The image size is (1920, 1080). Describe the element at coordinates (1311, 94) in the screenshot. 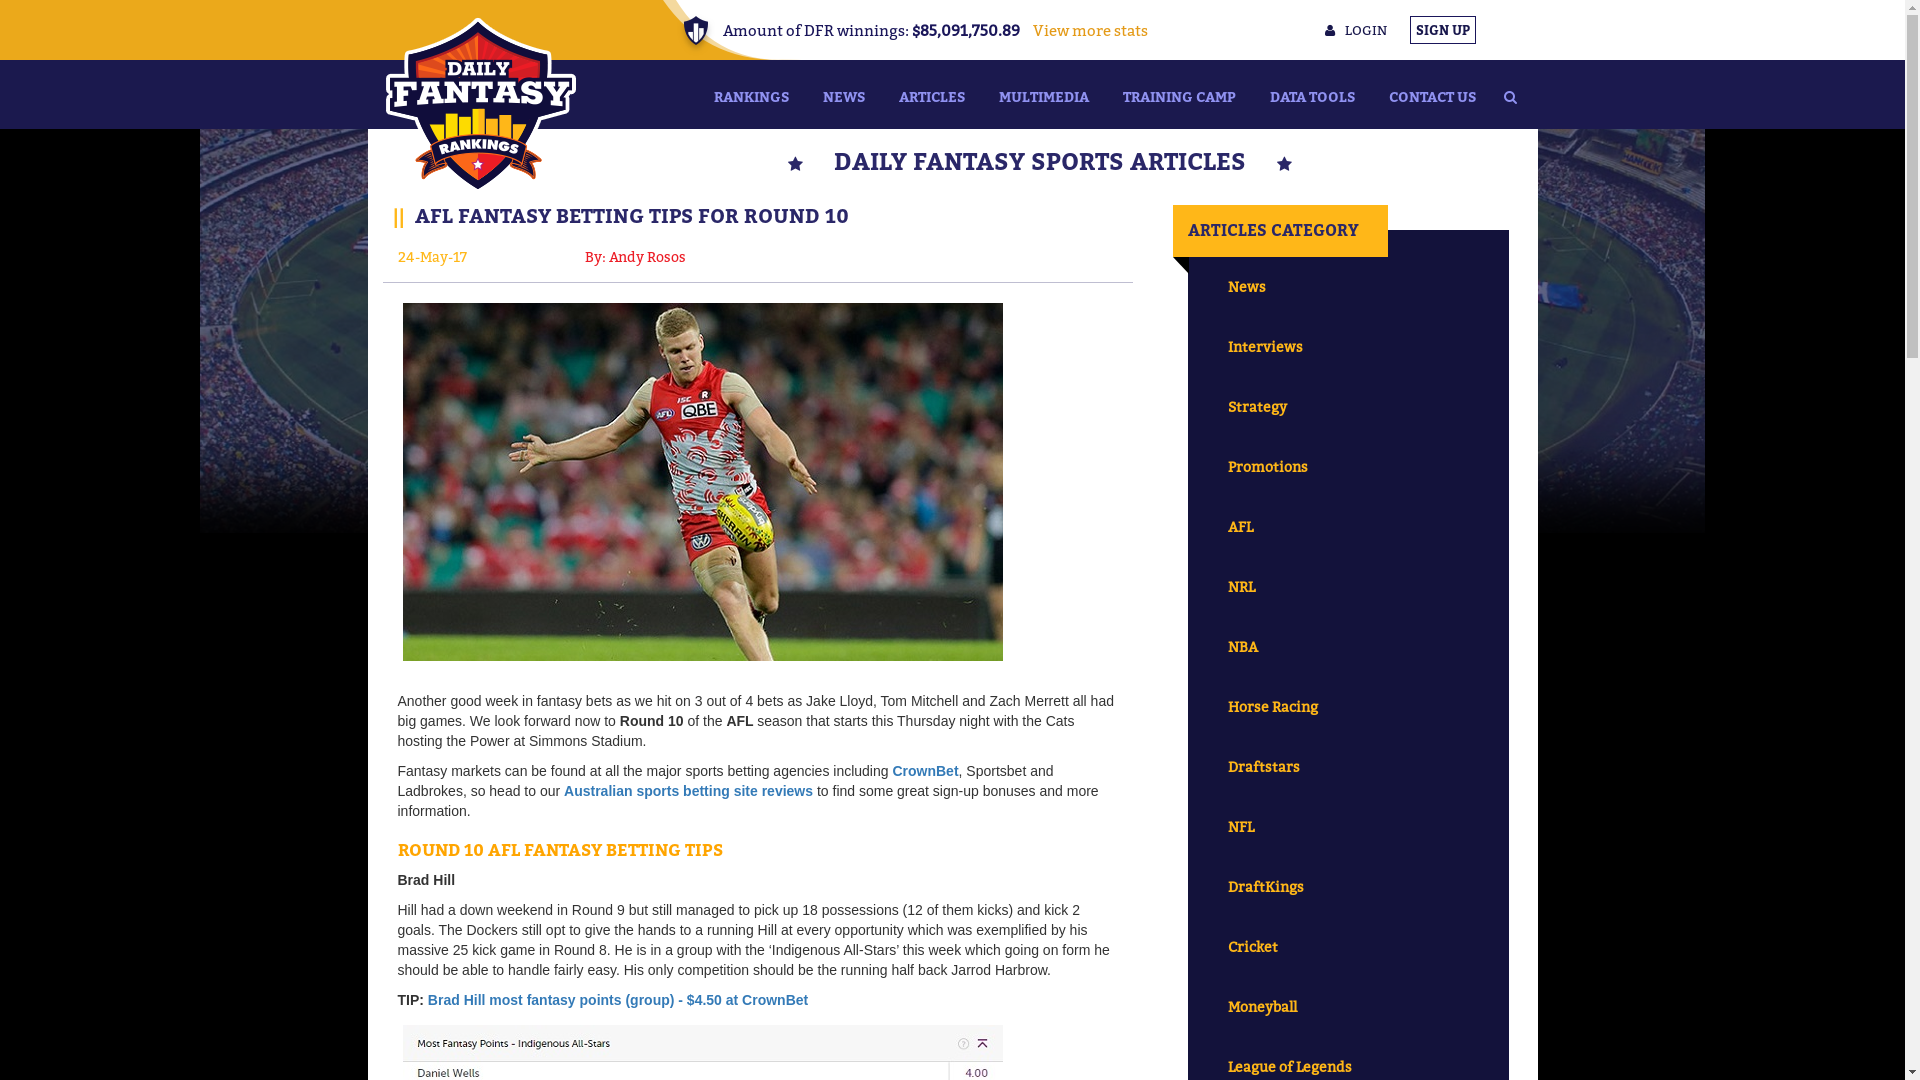

I see `'DATA TOOLS'` at that location.